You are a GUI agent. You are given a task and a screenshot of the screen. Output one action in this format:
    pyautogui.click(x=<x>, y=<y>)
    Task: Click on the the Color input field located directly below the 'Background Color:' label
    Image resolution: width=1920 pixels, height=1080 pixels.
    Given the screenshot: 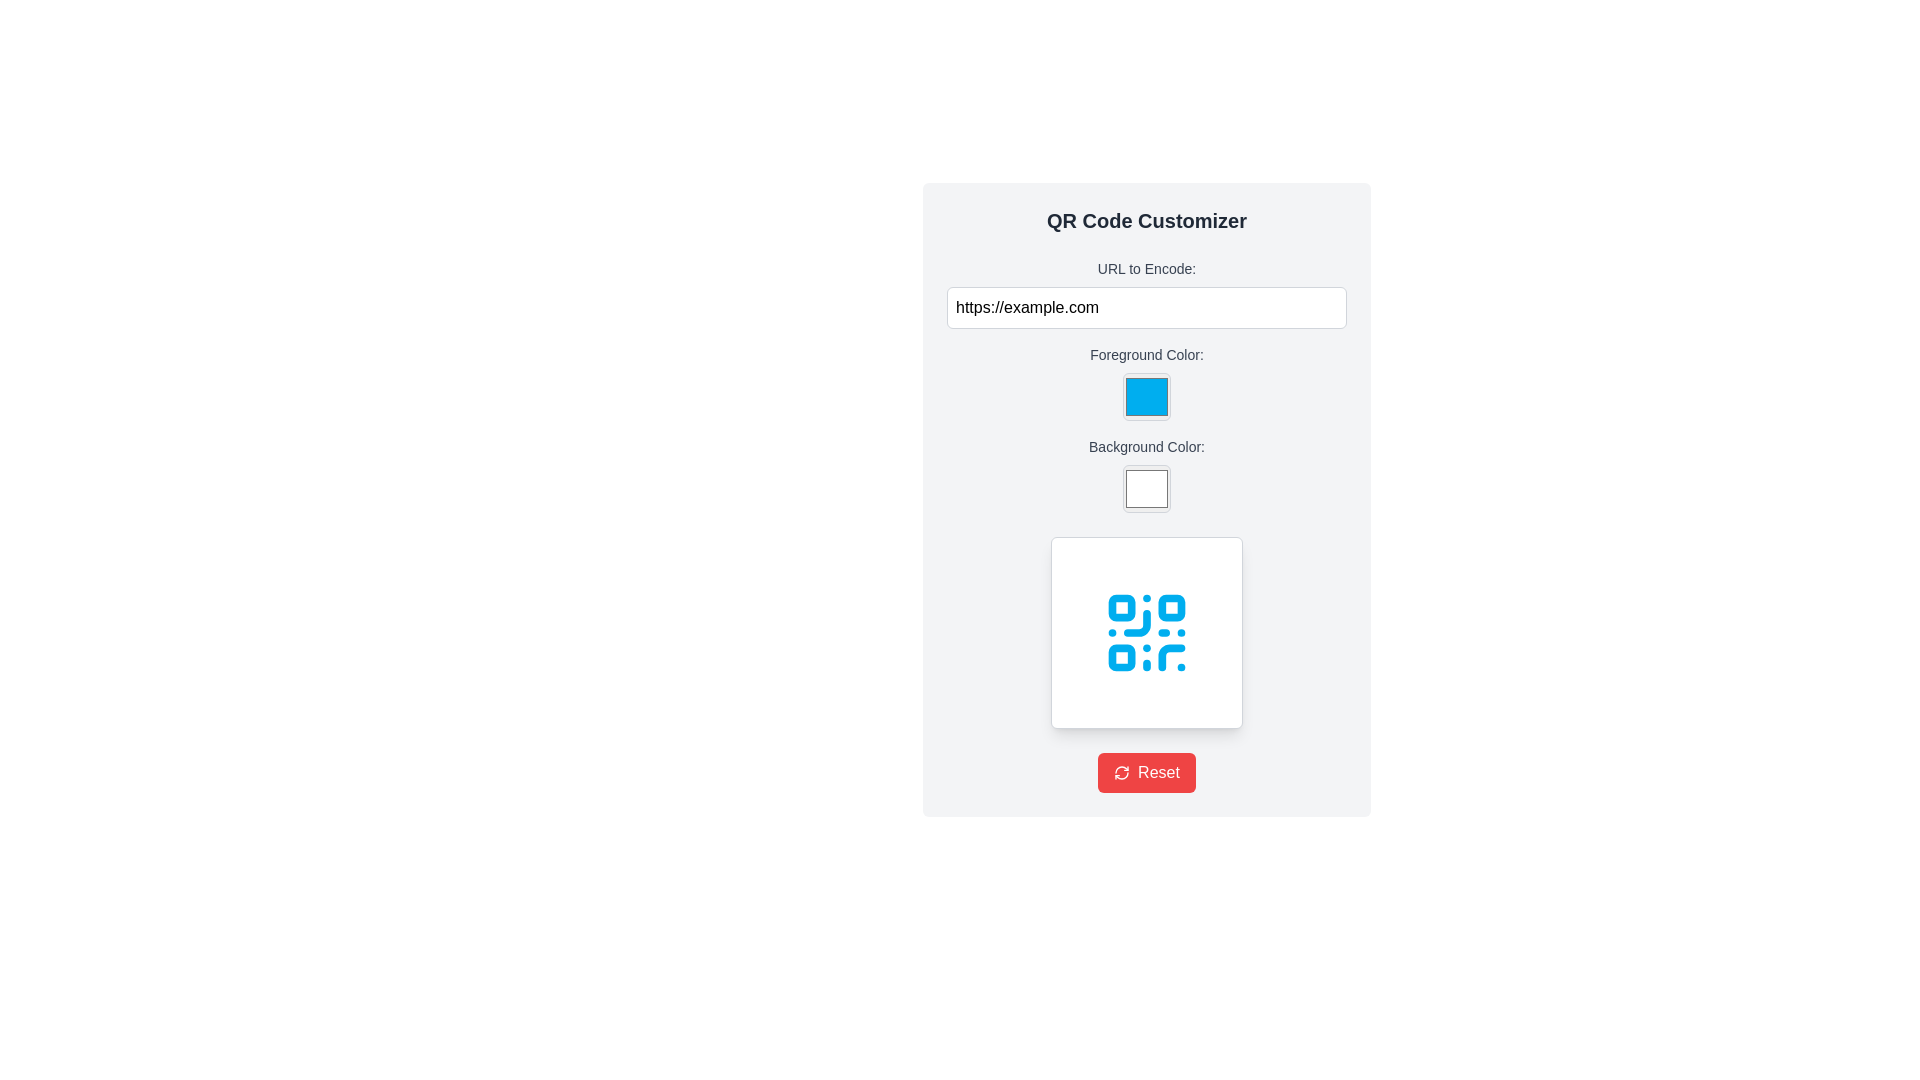 What is the action you would take?
    pyautogui.click(x=1147, y=489)
    